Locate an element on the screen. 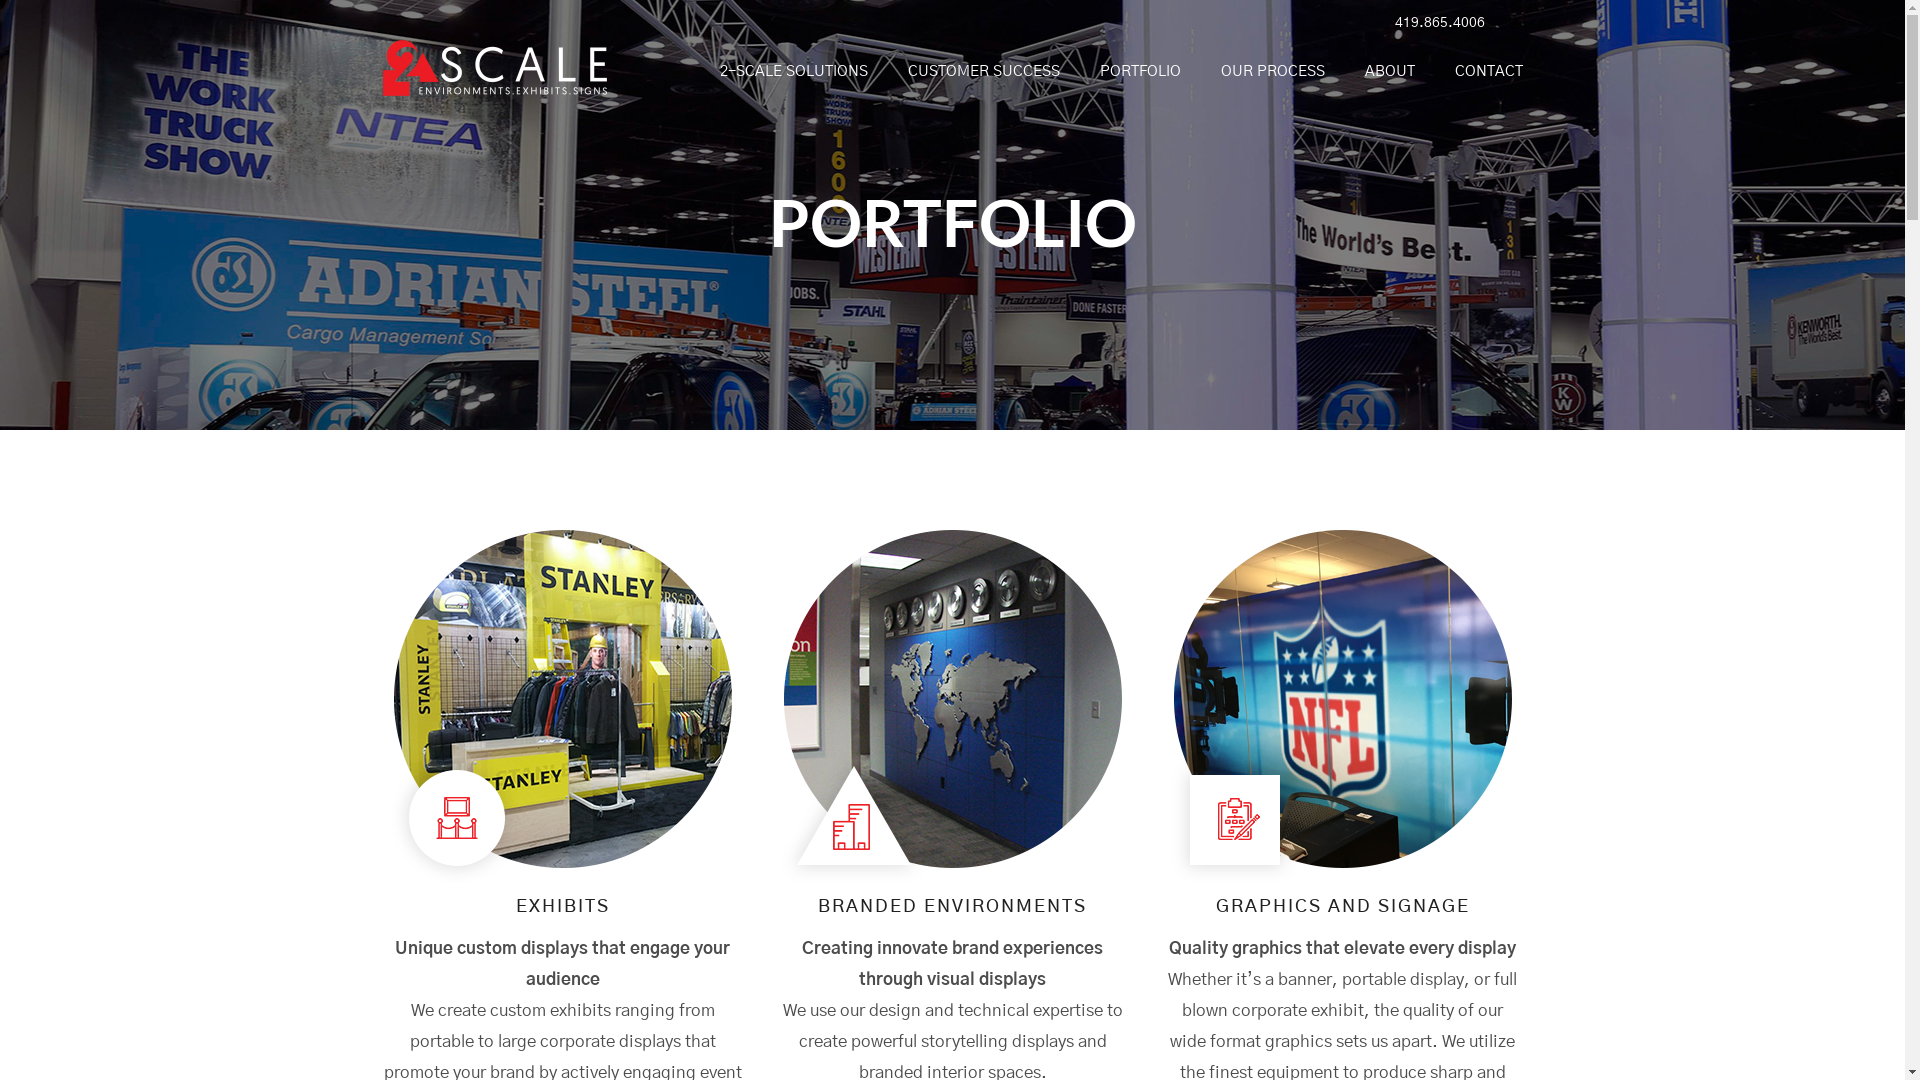 The width and height of the screenshot is (1920, 1080). 'CUSTOMER SUCCESS' is located at coordinates (888, 71).